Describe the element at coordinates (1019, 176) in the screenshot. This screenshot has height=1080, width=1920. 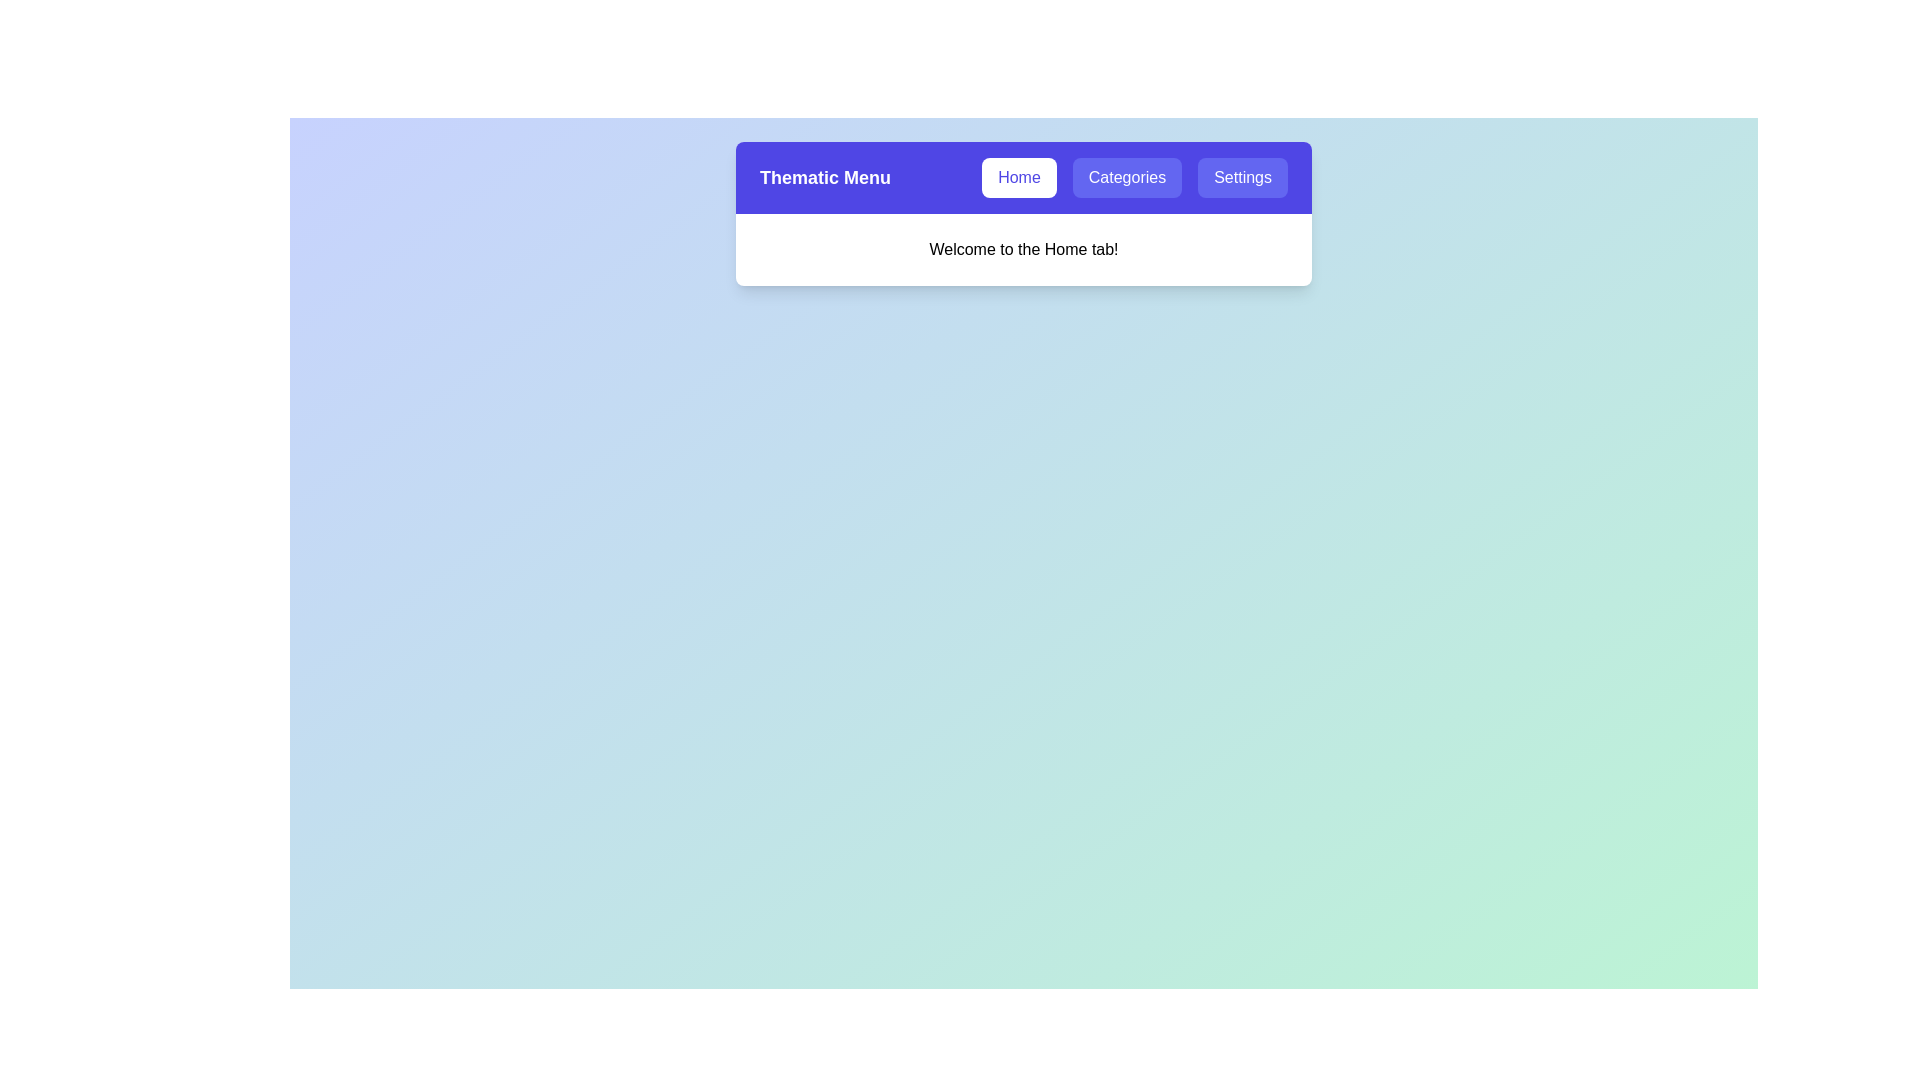
I see `the Home button to navigate to the corresponding tab` at that location.